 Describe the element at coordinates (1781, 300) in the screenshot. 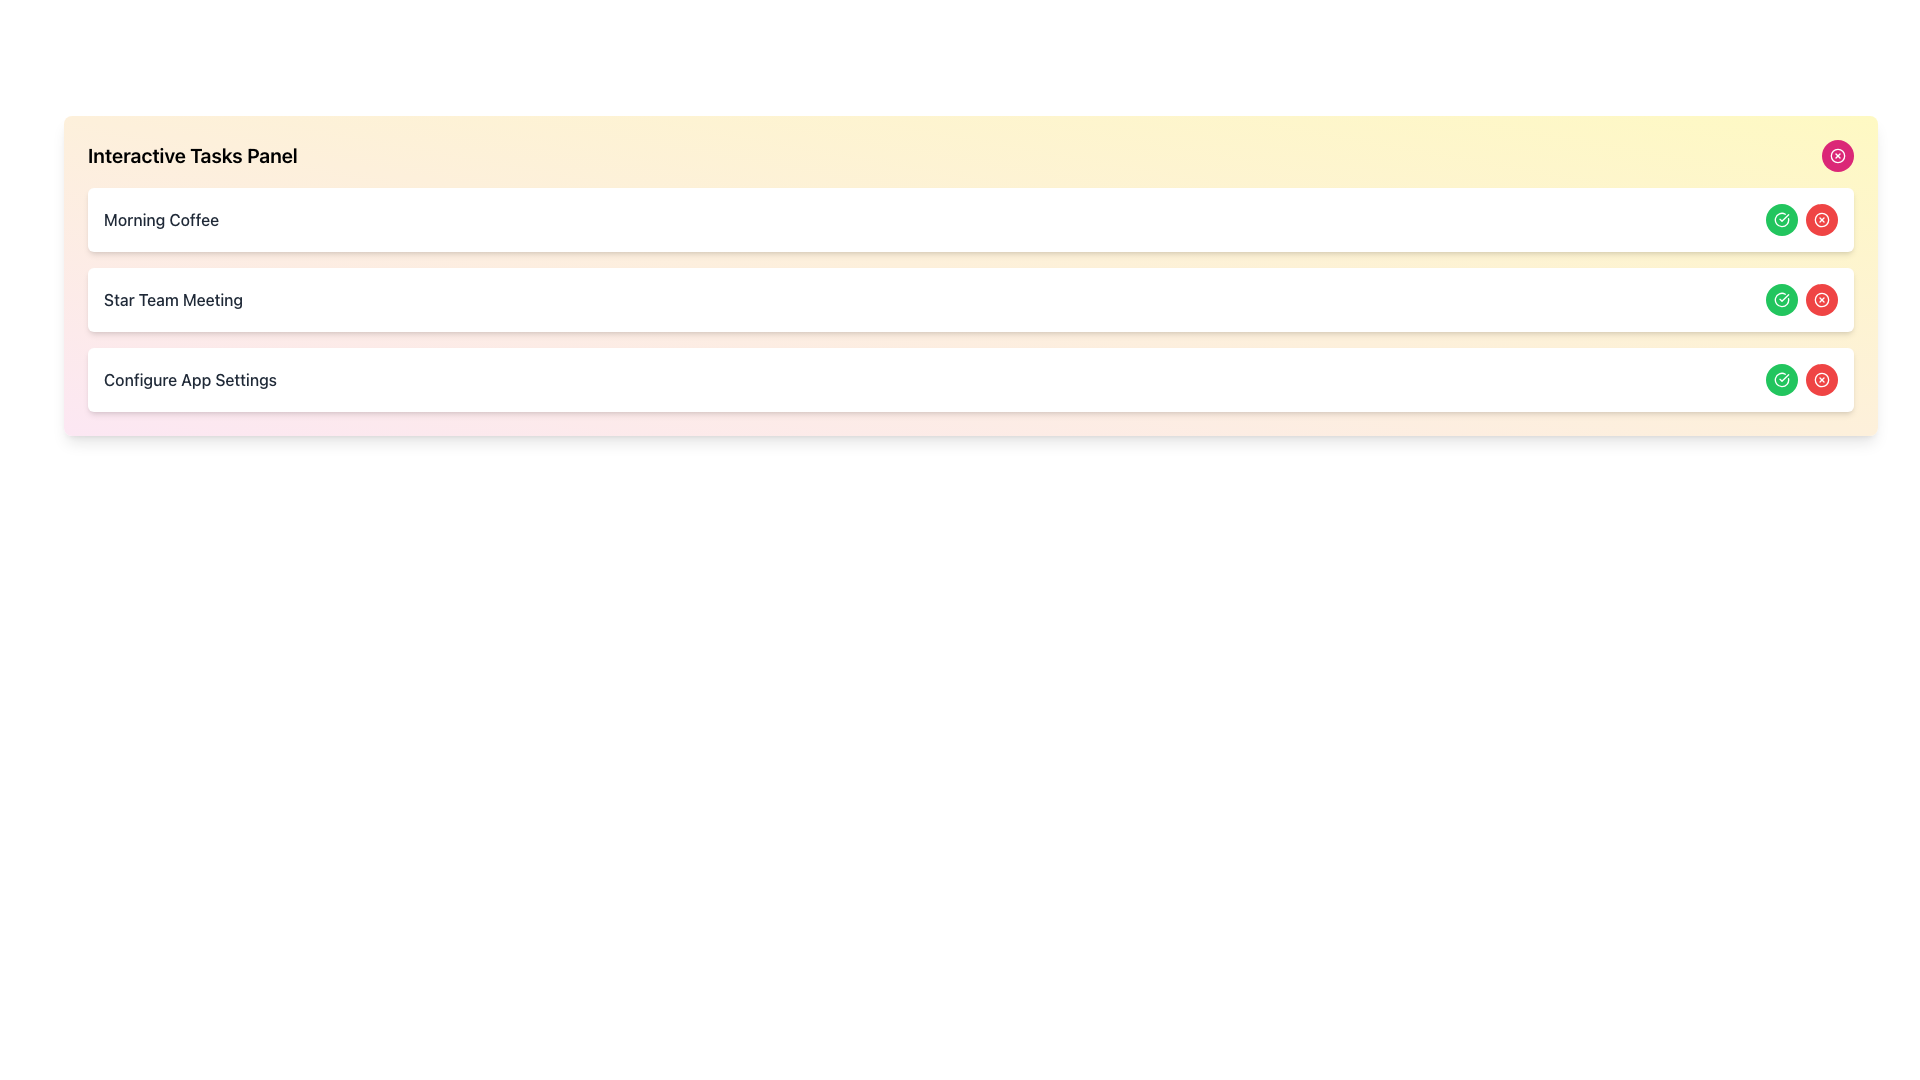

I see `the confirmation button located in the last item's action panel, which is the first button from the right` at that location.